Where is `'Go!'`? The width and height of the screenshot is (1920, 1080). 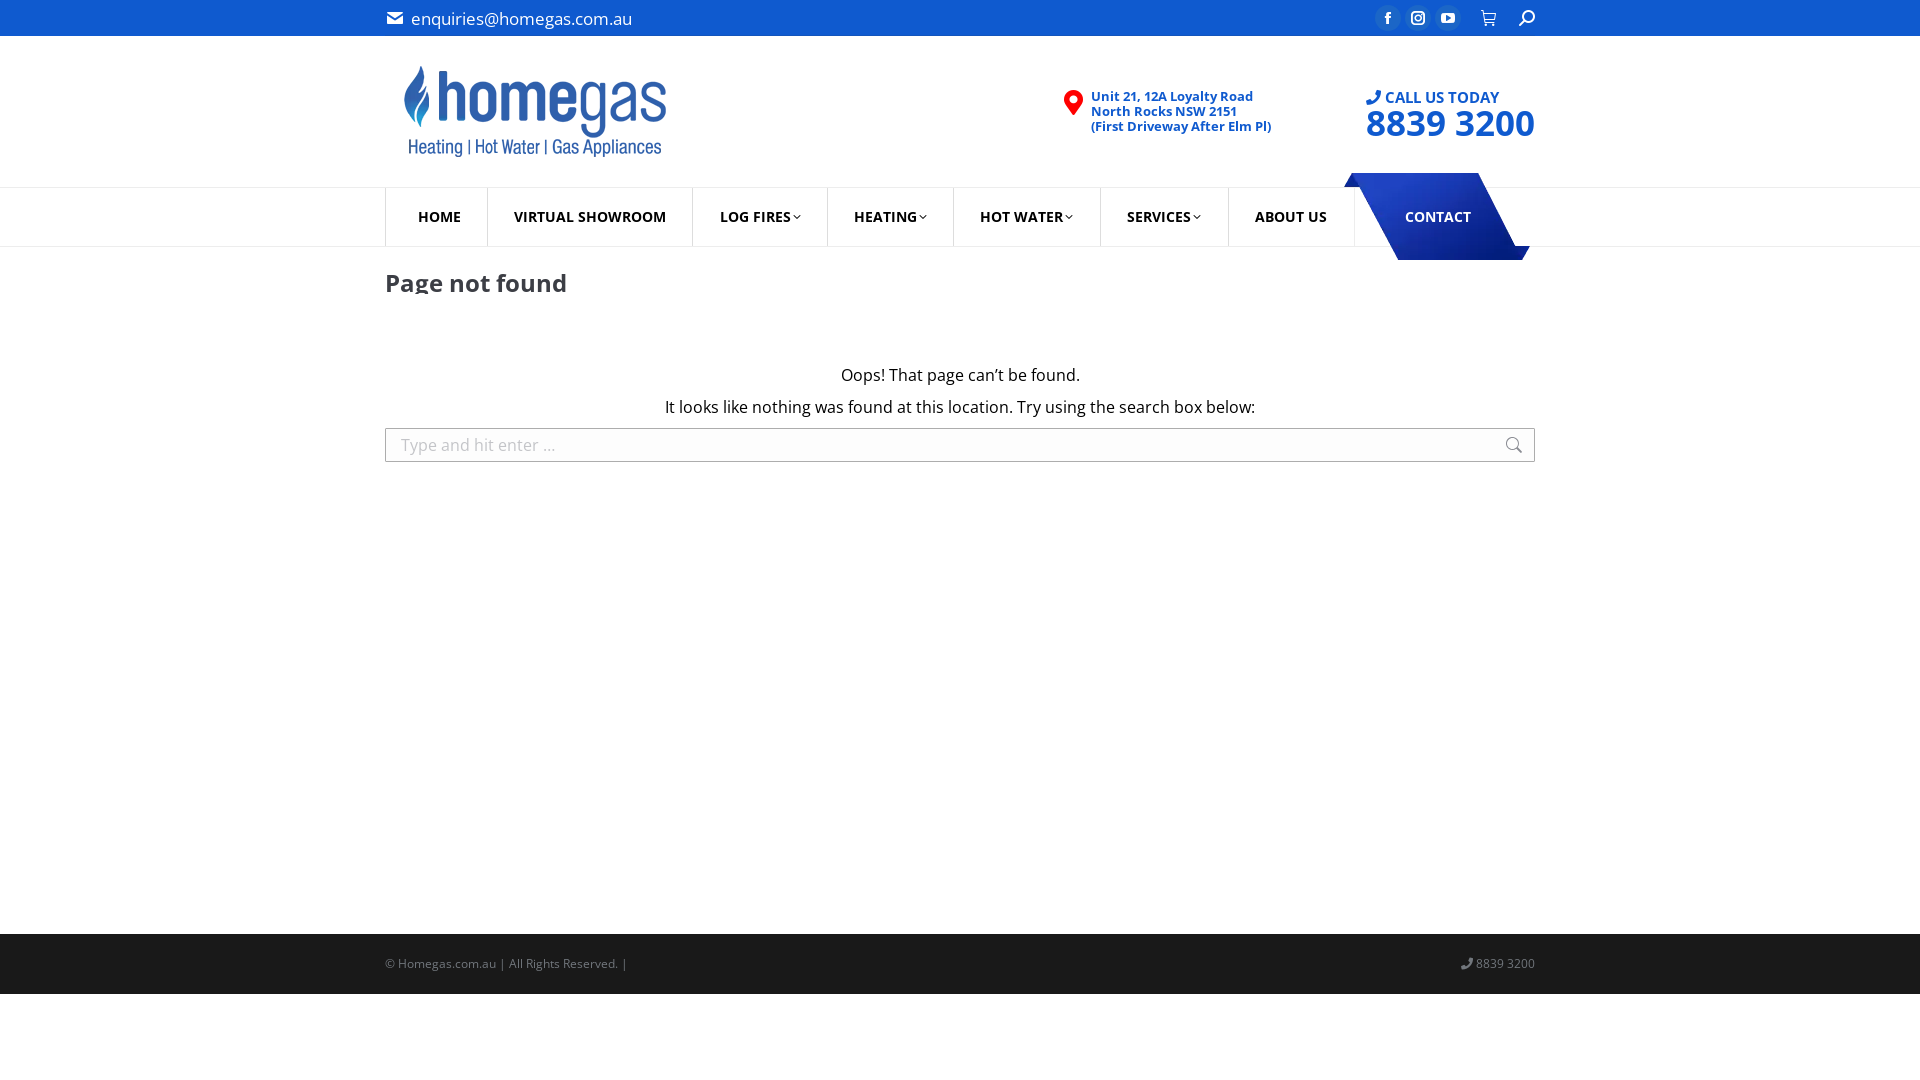 'Go!' is located at coordinates (33, 25).